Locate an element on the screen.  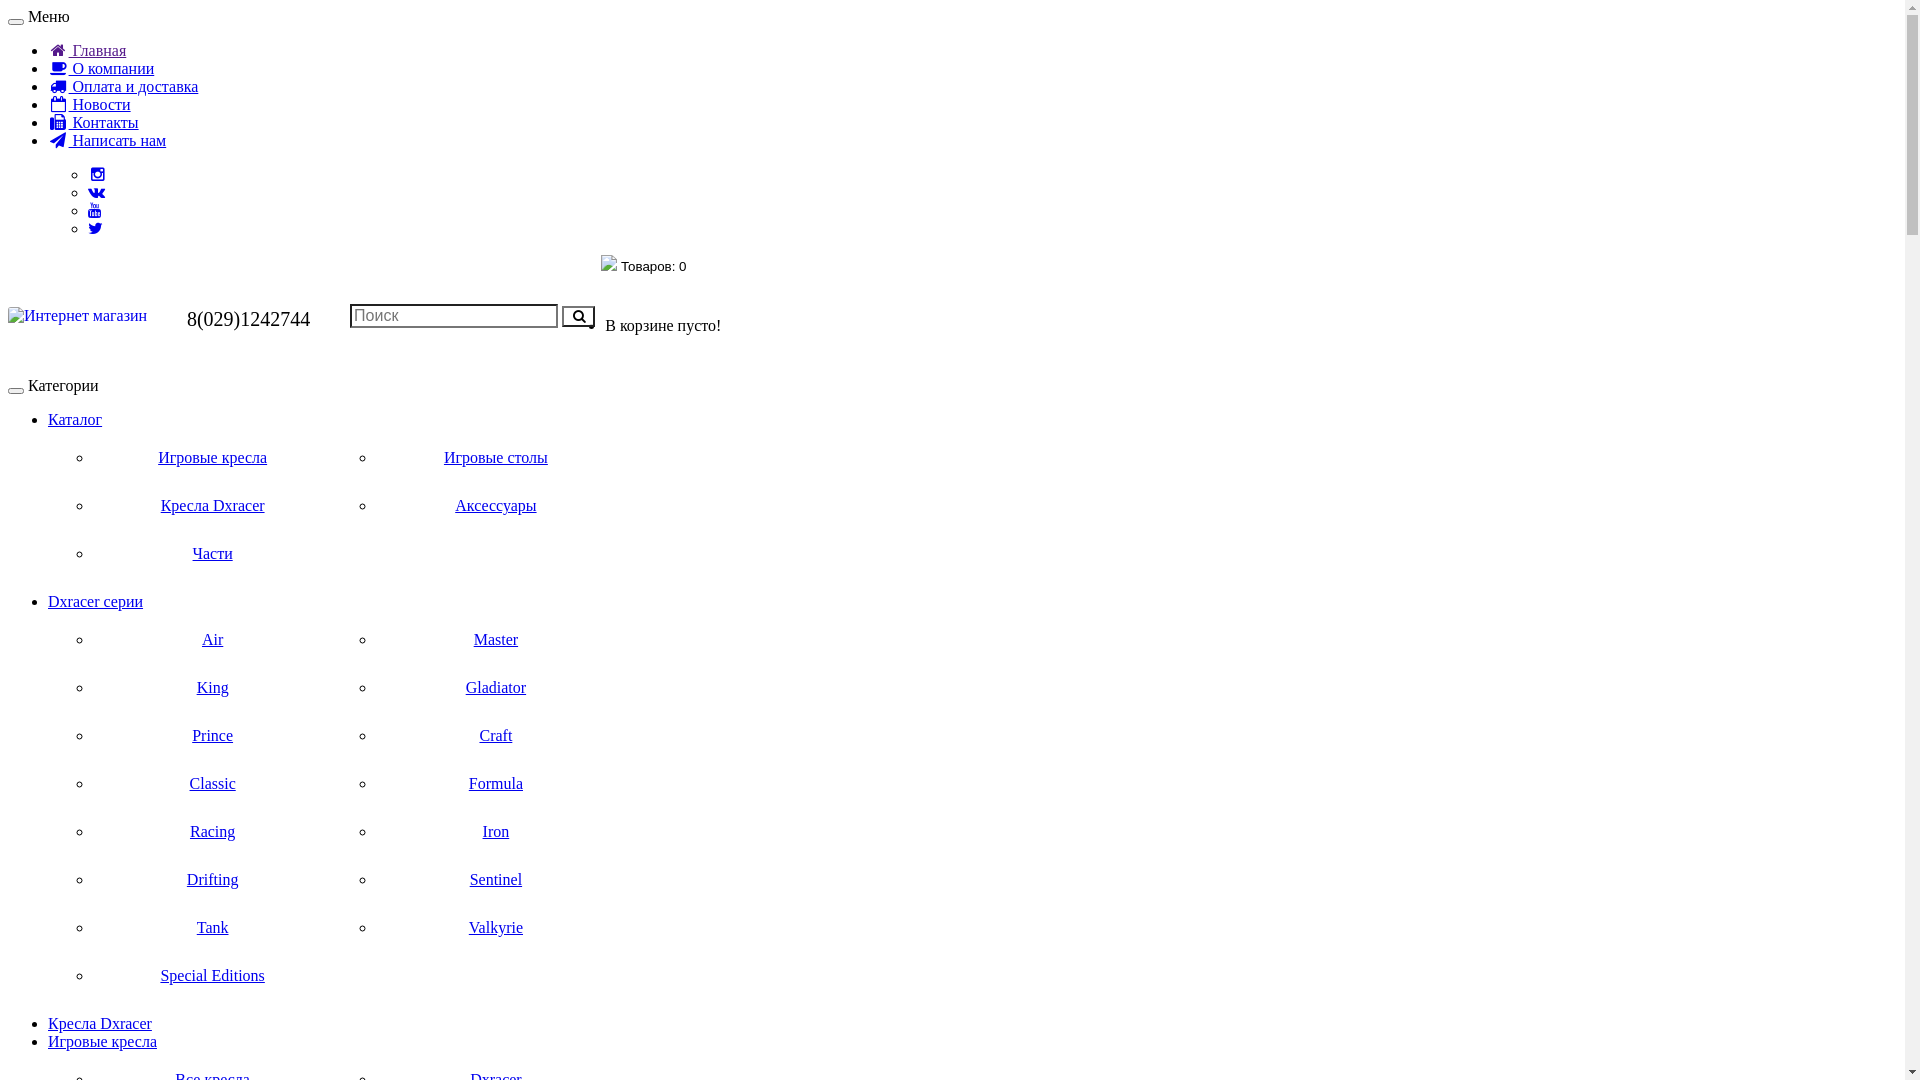
'Valkyrie' is located at coordinates (495, 928).